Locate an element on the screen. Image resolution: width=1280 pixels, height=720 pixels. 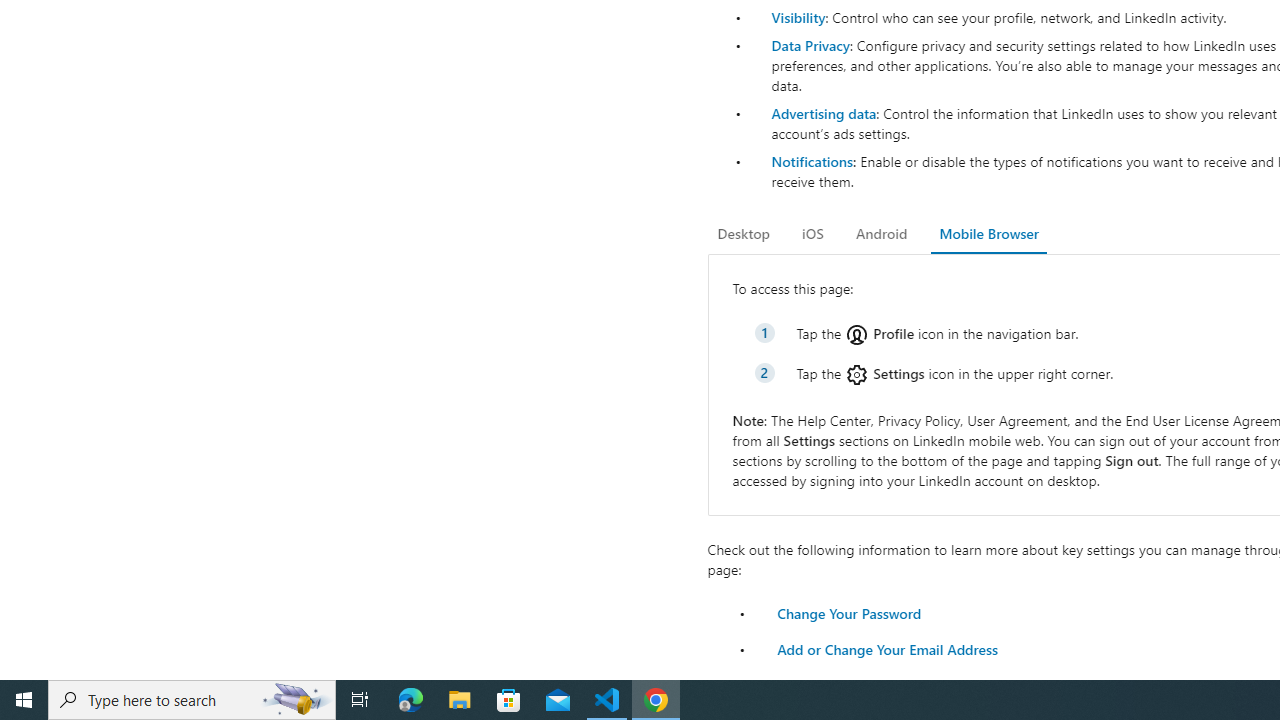
'Mobile Browser' is located at coordinates (988, 233).